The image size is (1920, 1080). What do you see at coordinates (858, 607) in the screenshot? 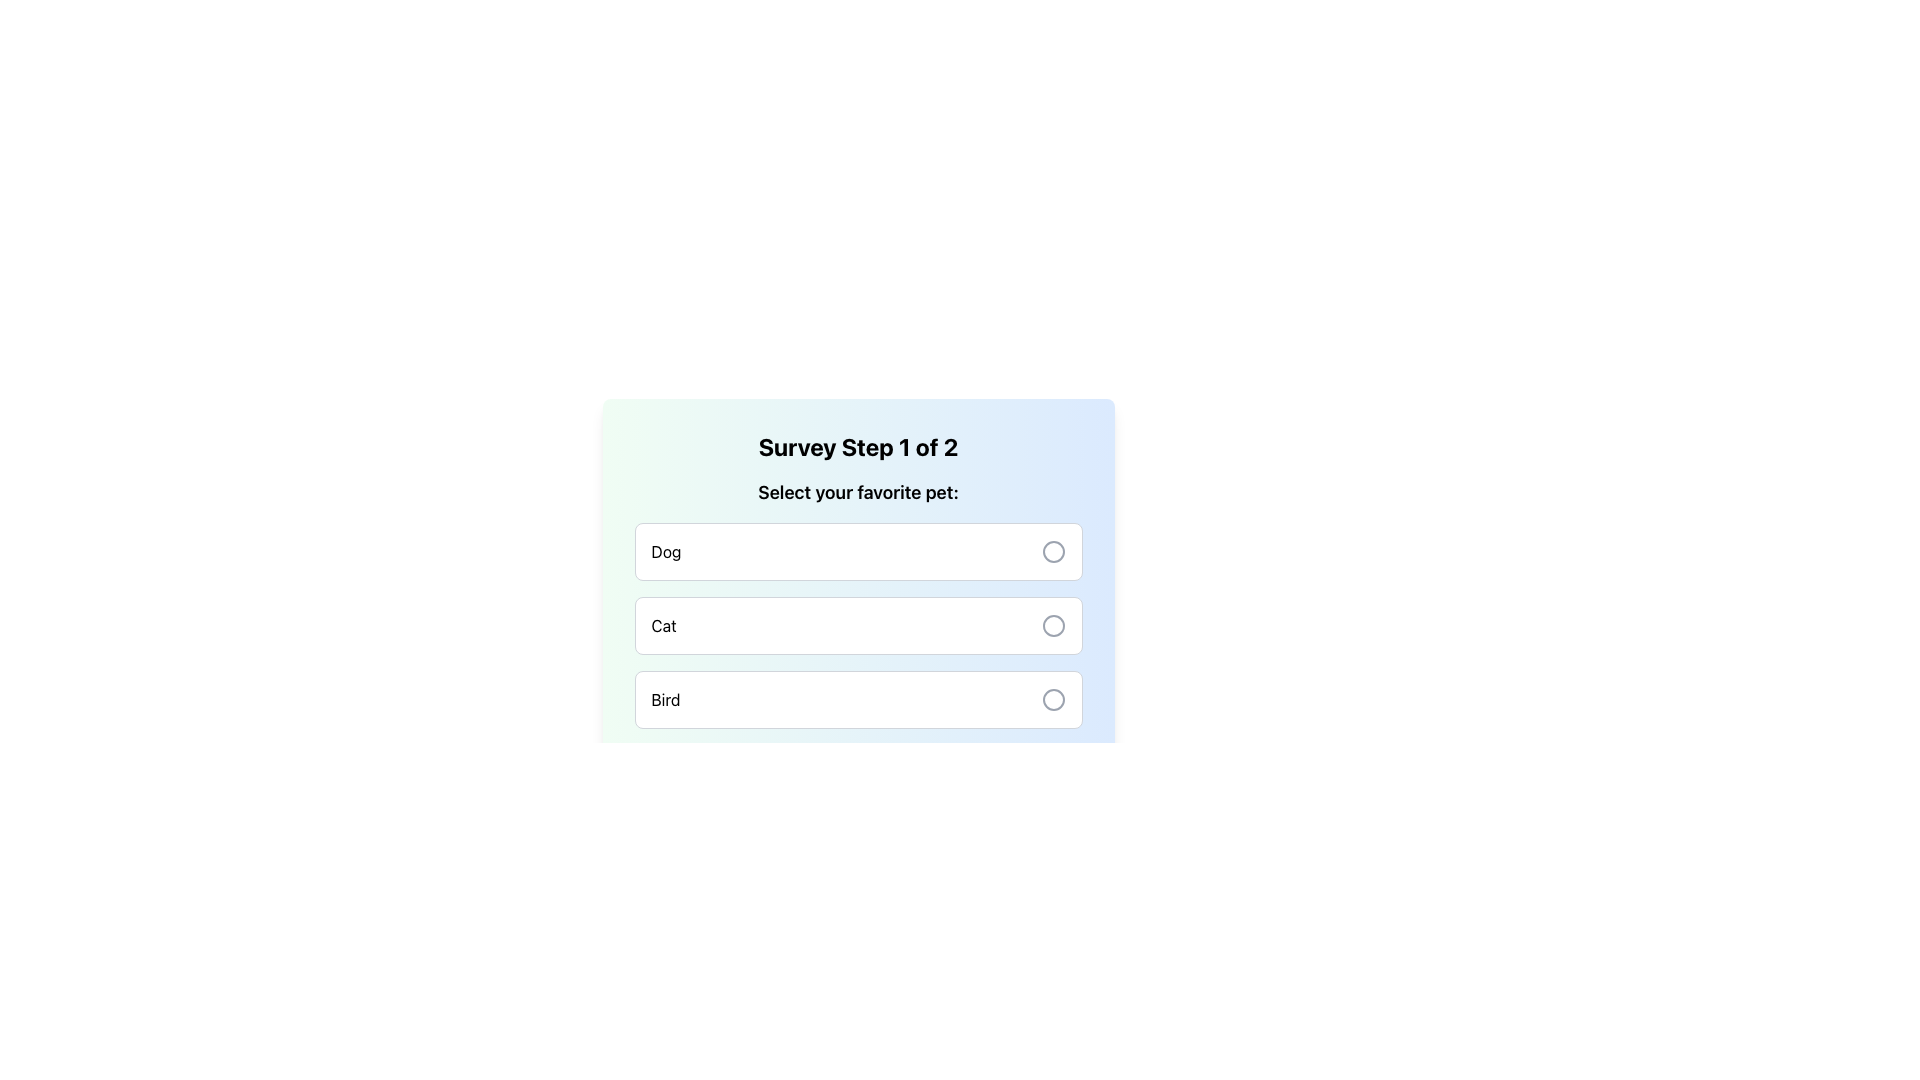
I see `the second selectable option labeled 'Cat' in the multiple-choice interface` at bounding box center [858, 607].